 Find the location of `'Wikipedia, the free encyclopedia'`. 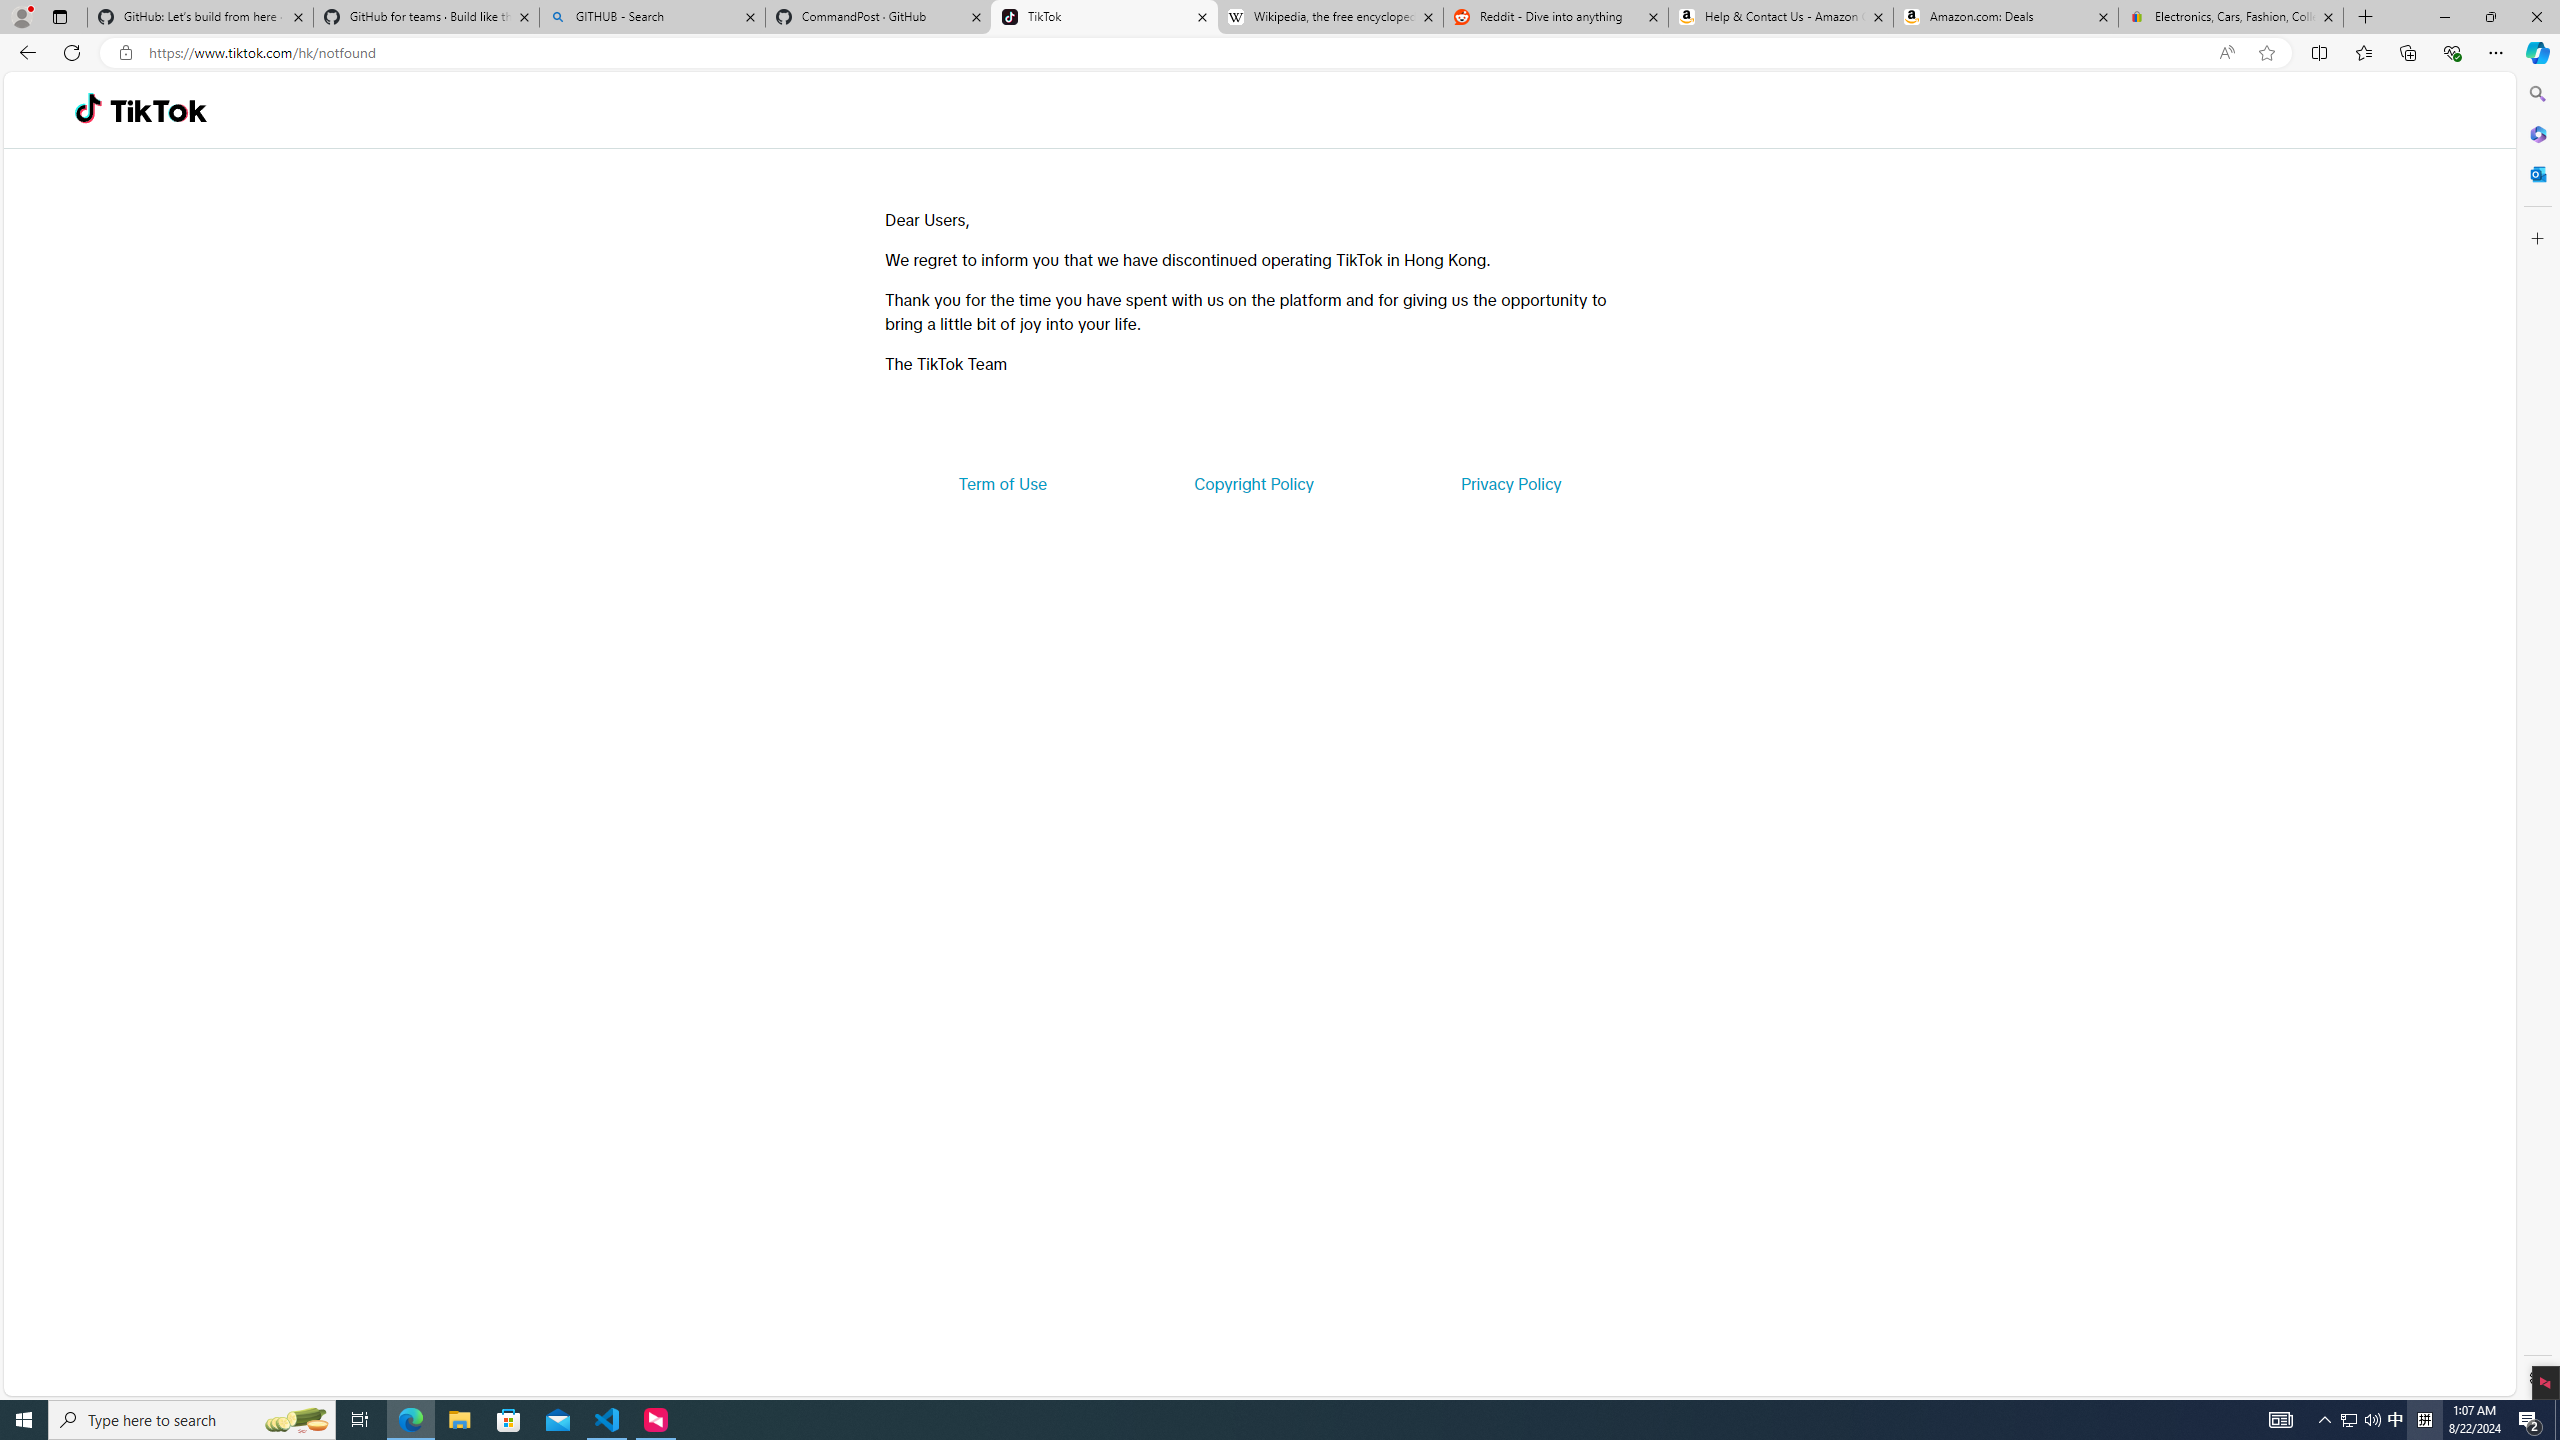

'Wikipedia, the free encyclopedia' is located at coordinates (1328, 16).